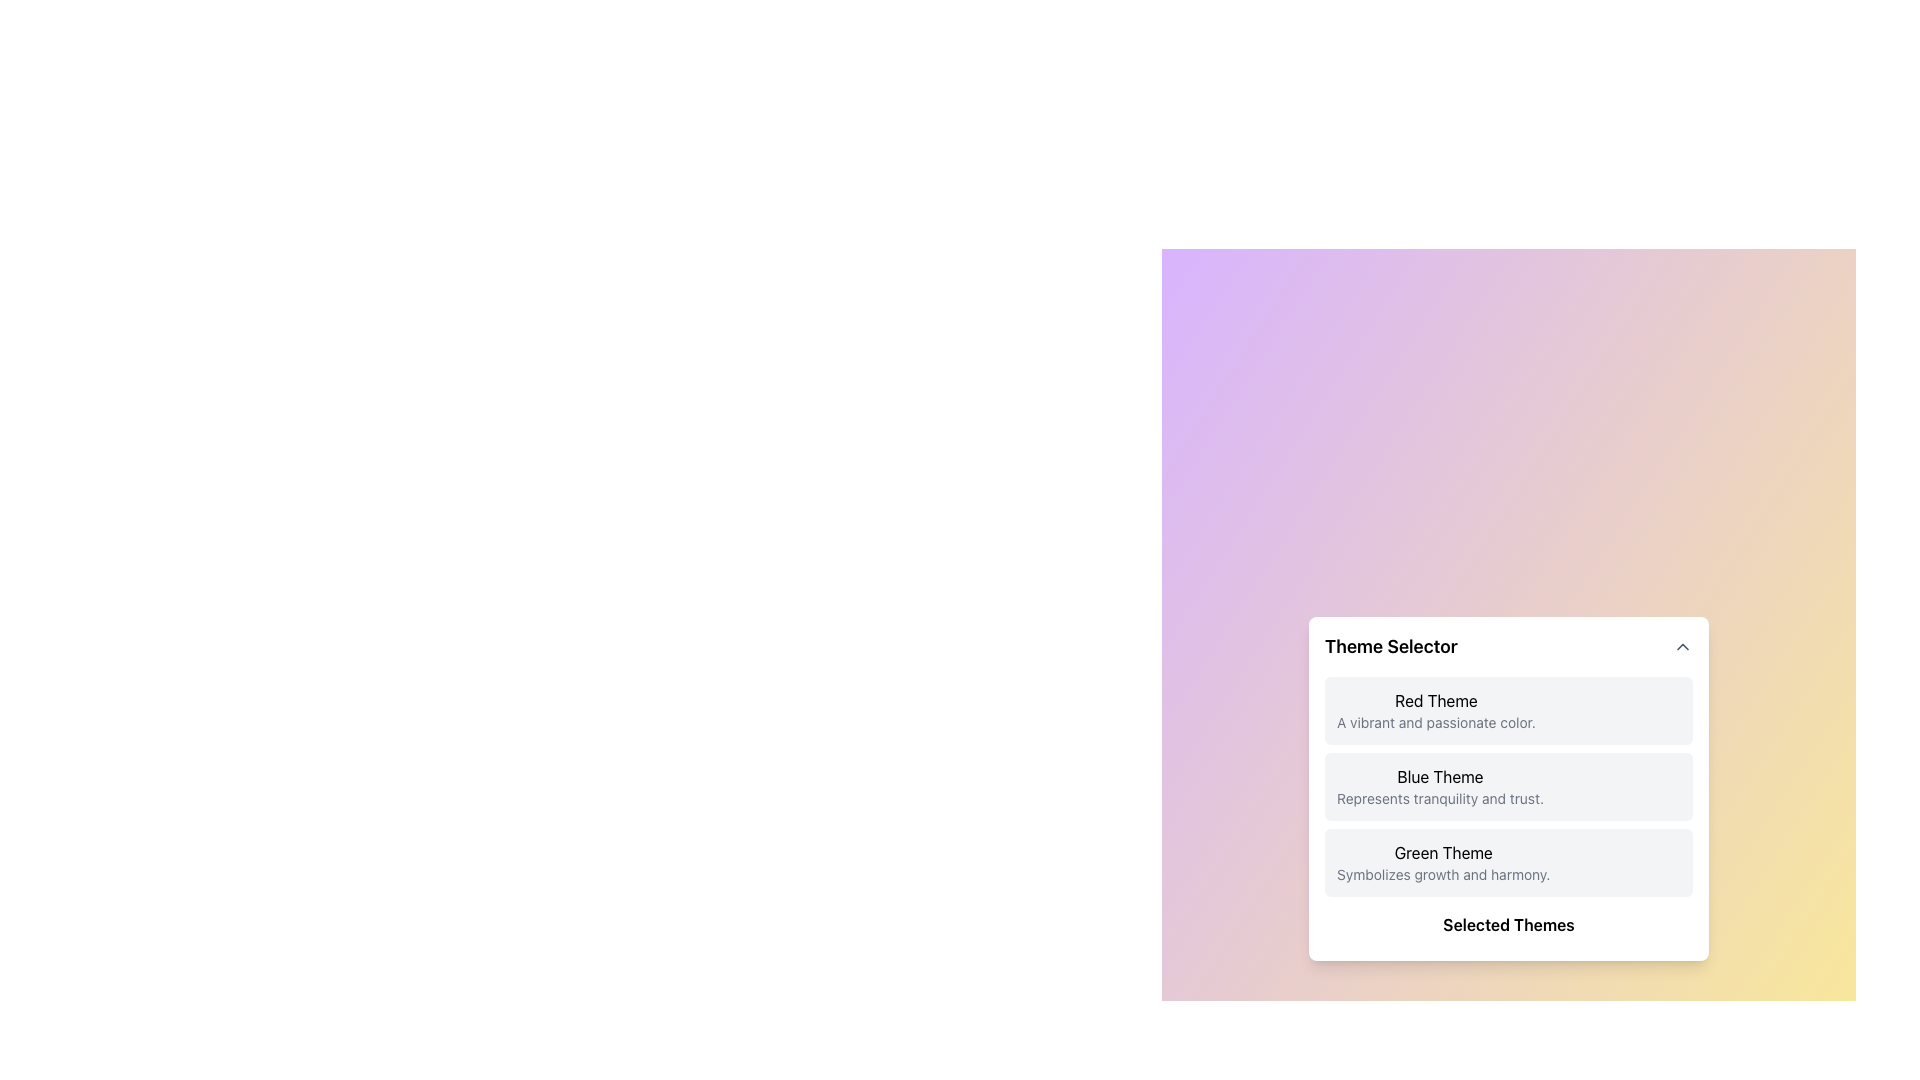 This screenshot has height=1080, width=1920. What do you see at coordinates (1443, 852) in the screenshot?
I see `the text label indicating the theme option in the 'Theme Selector' interface, which is positioned above the description text 'Symbolizes growth and harmony'` at bounding box center [1443, 852].